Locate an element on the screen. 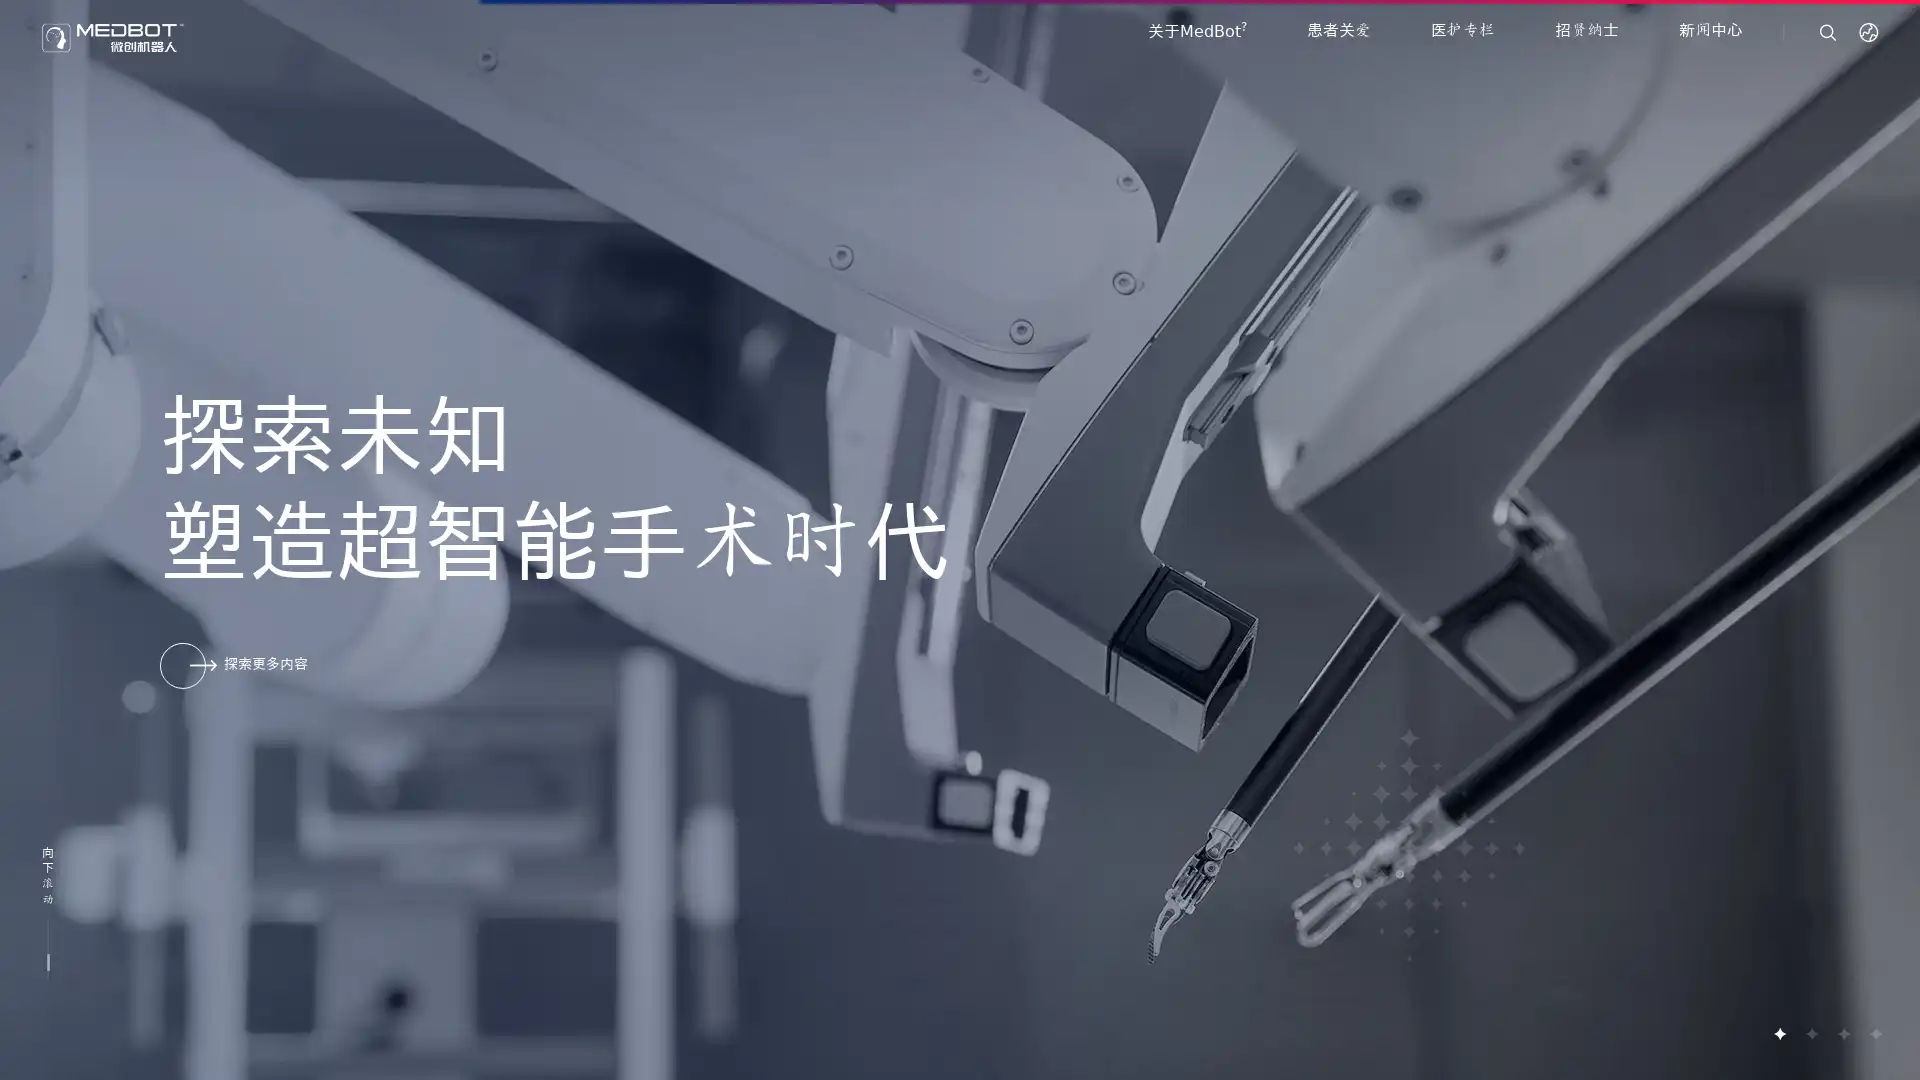 Image resolution: width=1920 pixels, height=1080 pixels. Go to slide 4 is located at coordinates (1874, 1033).